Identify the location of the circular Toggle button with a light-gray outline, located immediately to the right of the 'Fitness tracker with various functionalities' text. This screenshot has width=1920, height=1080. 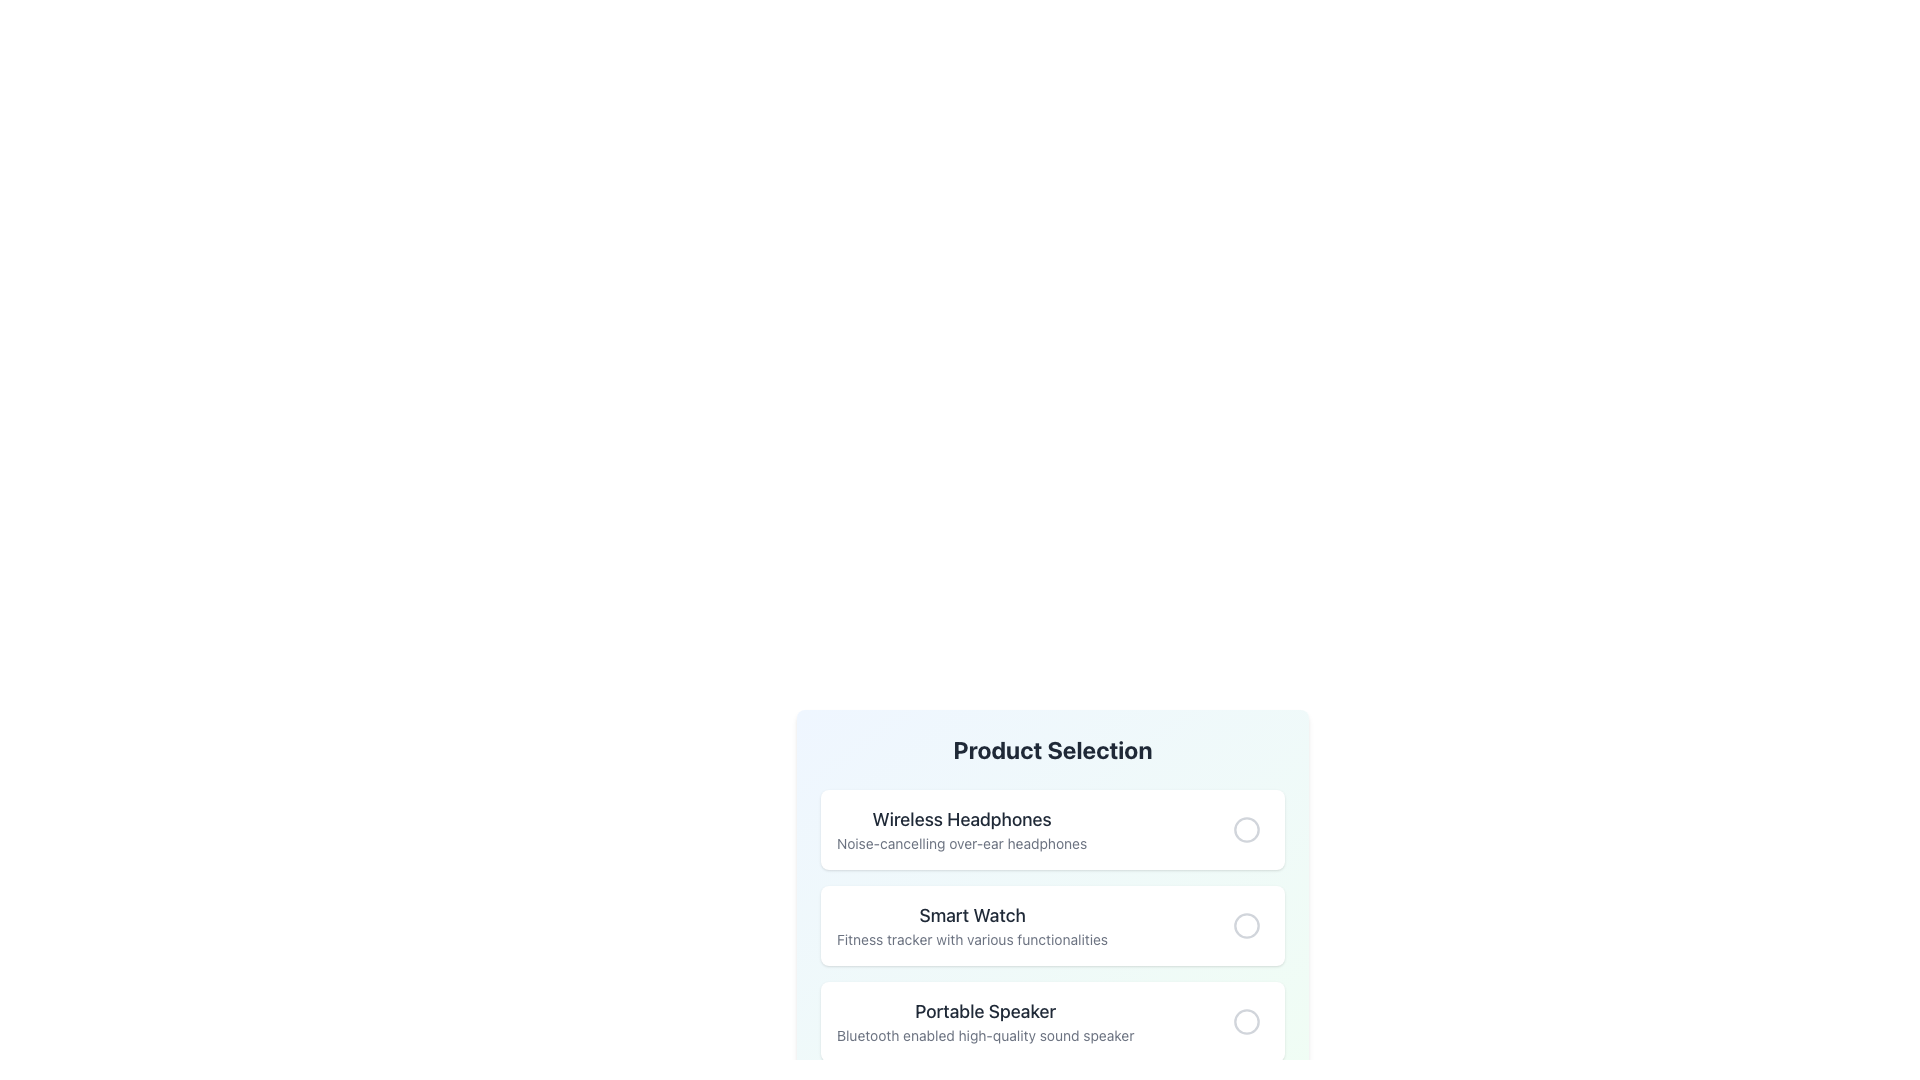
(1246, 925).